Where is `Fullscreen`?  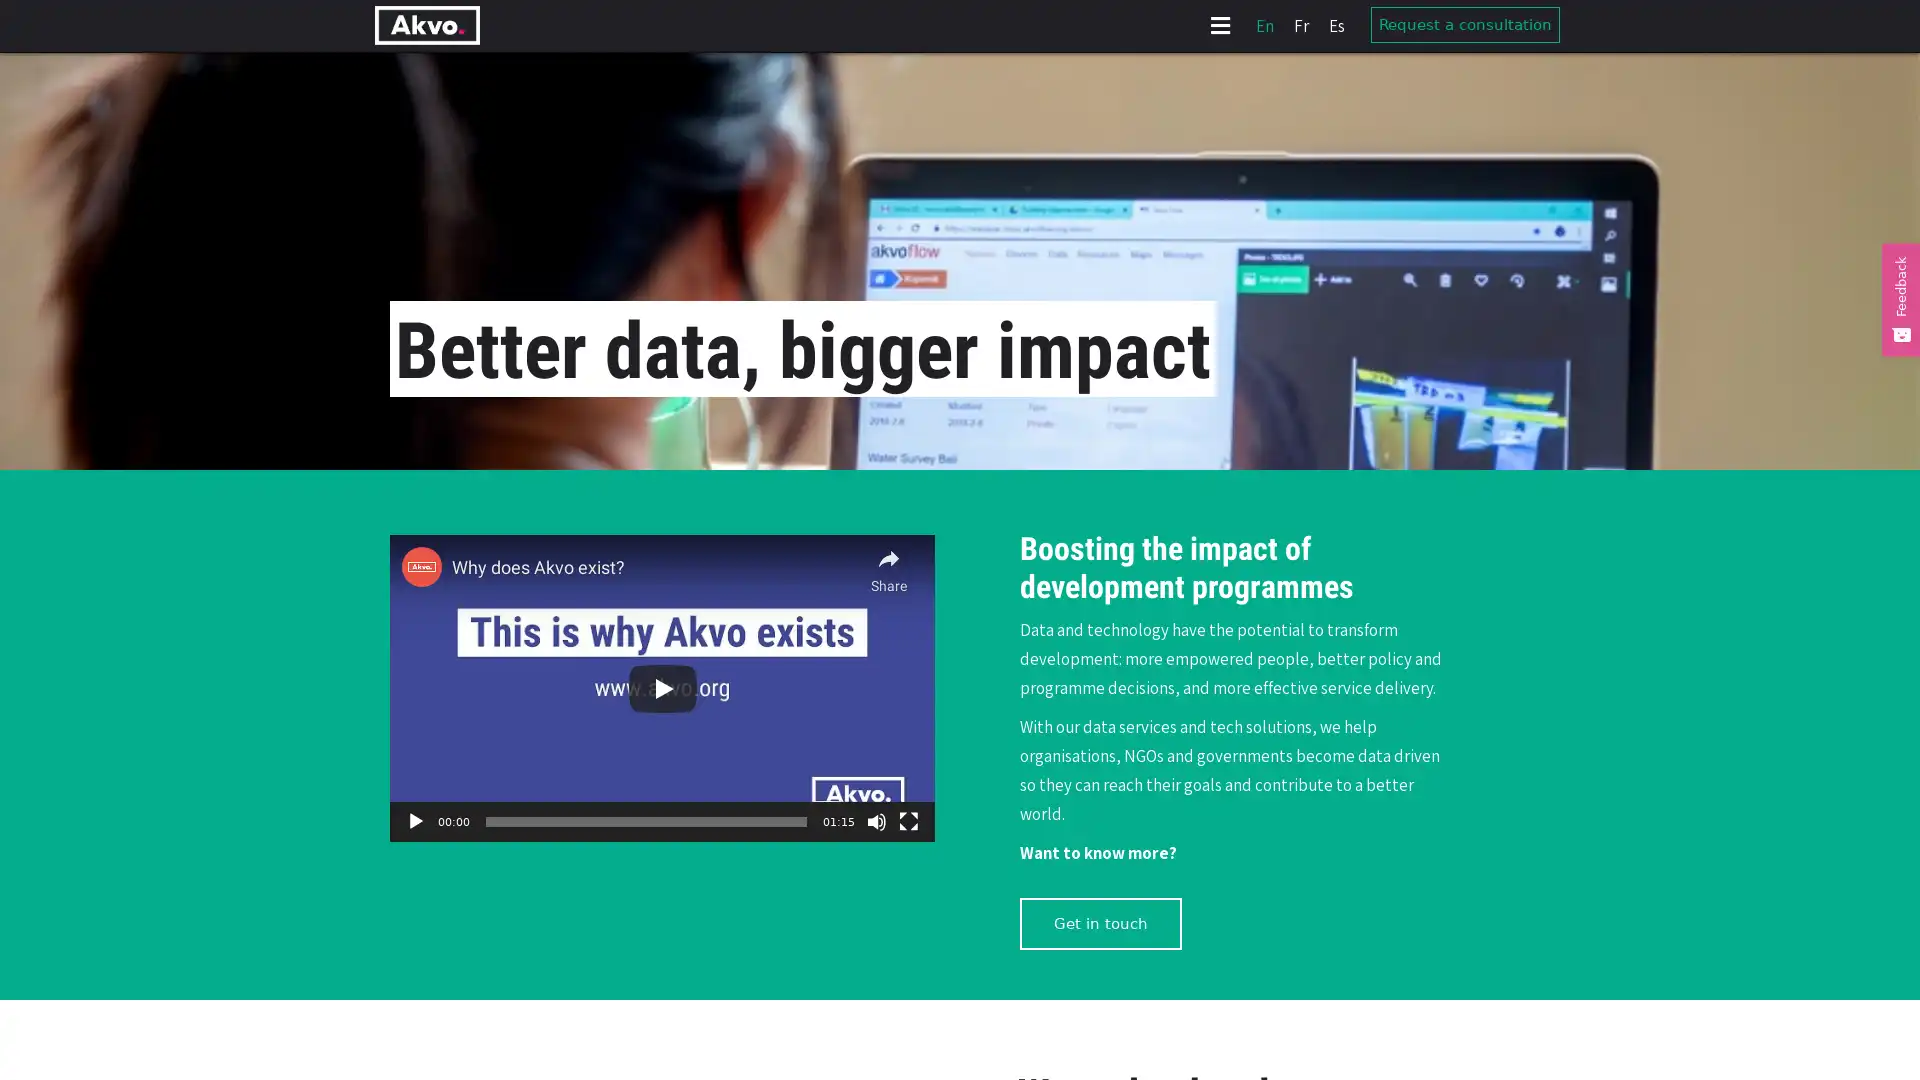 Fullscreen is located at coordinates (907, 821).